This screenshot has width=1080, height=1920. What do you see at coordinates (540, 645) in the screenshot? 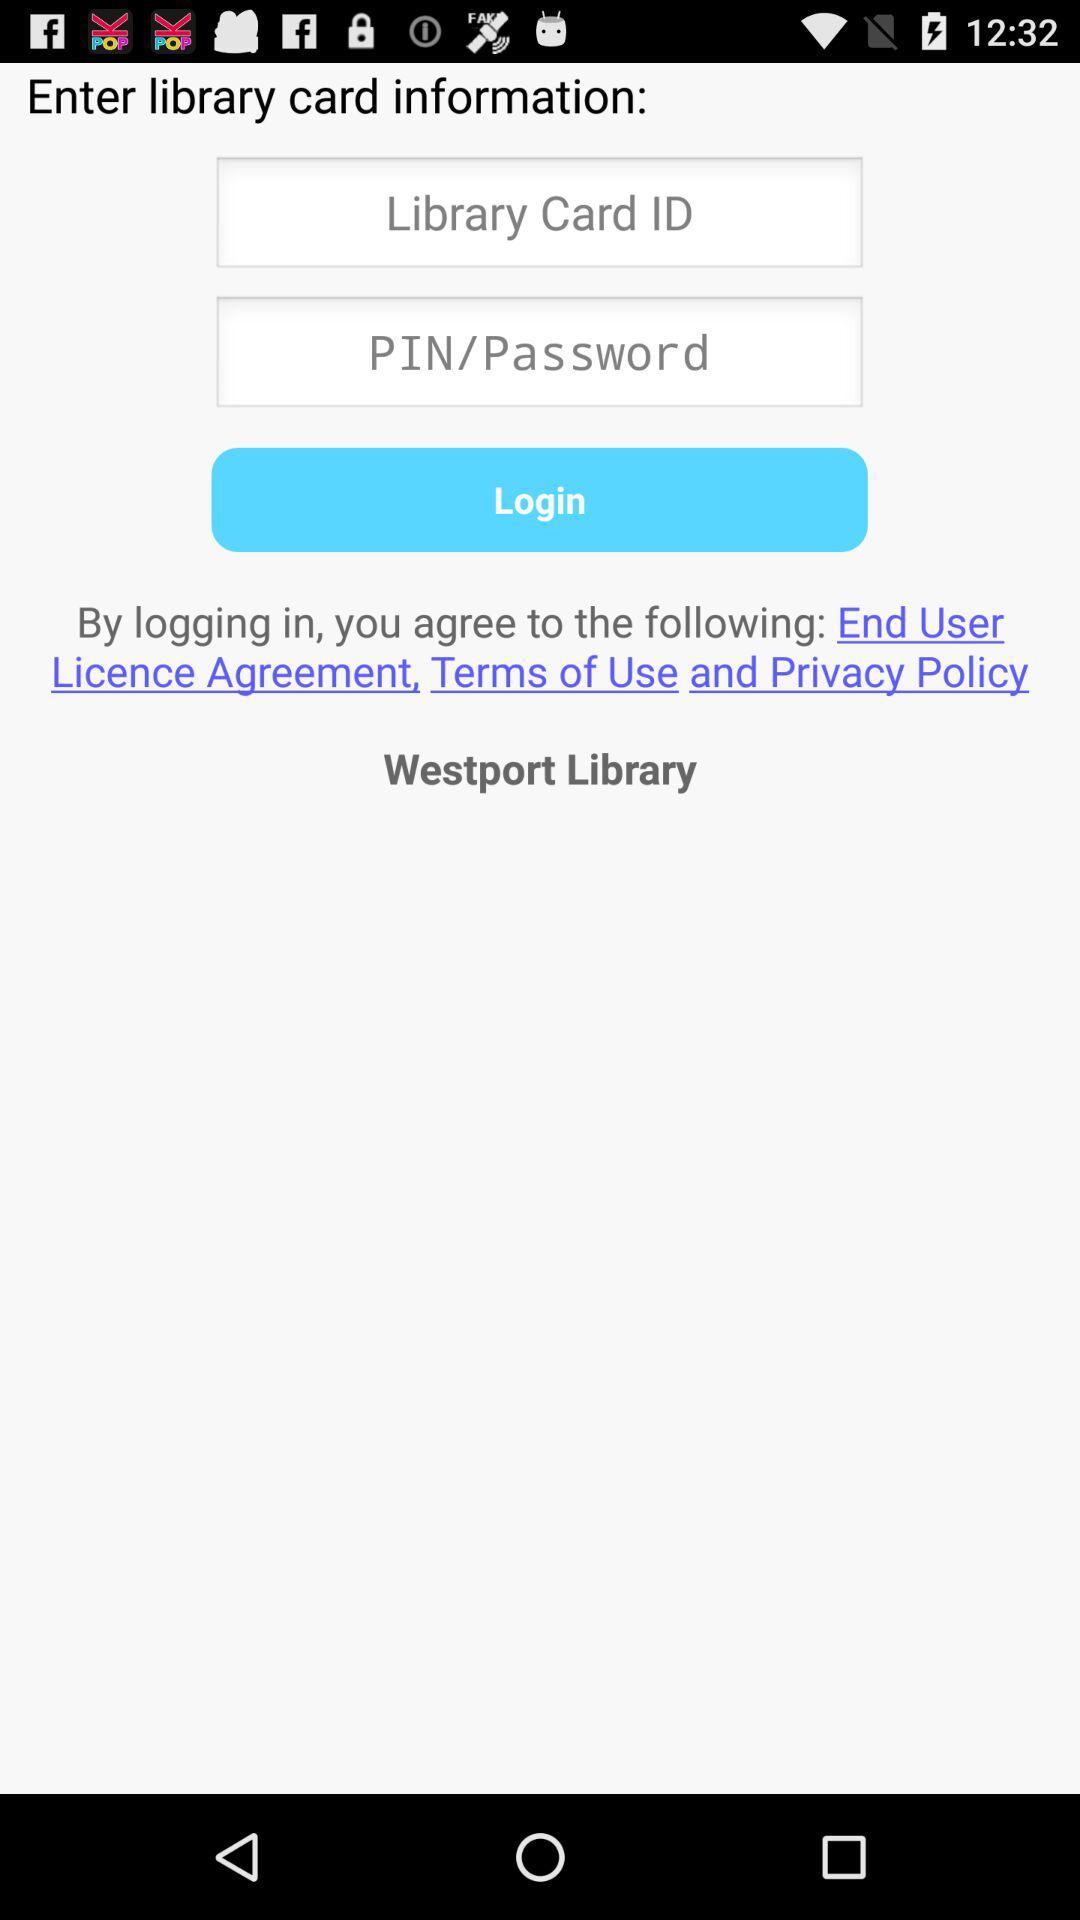
I see `button below login button` at bounding box center [540, 645].